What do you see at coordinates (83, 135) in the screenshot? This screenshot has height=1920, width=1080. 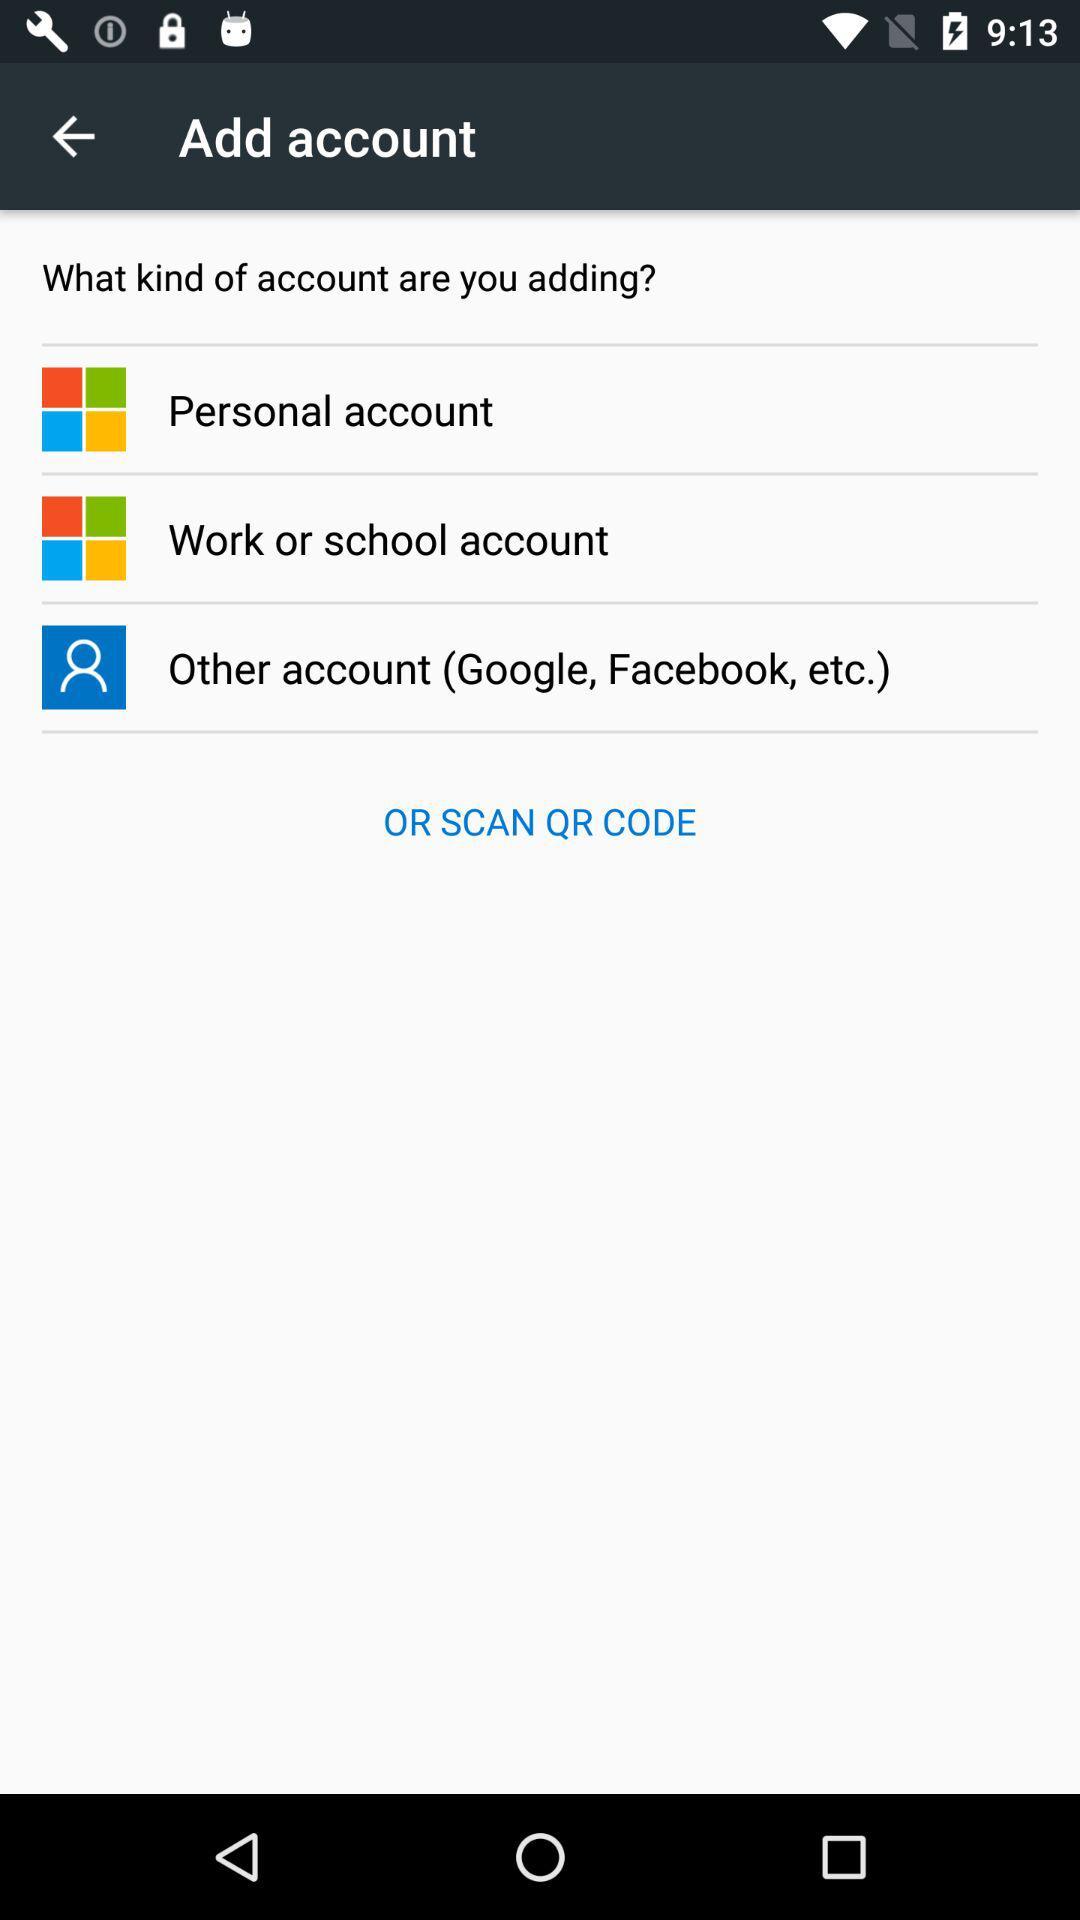 I see `item to the left of add account` at bounding box center [83, 135].